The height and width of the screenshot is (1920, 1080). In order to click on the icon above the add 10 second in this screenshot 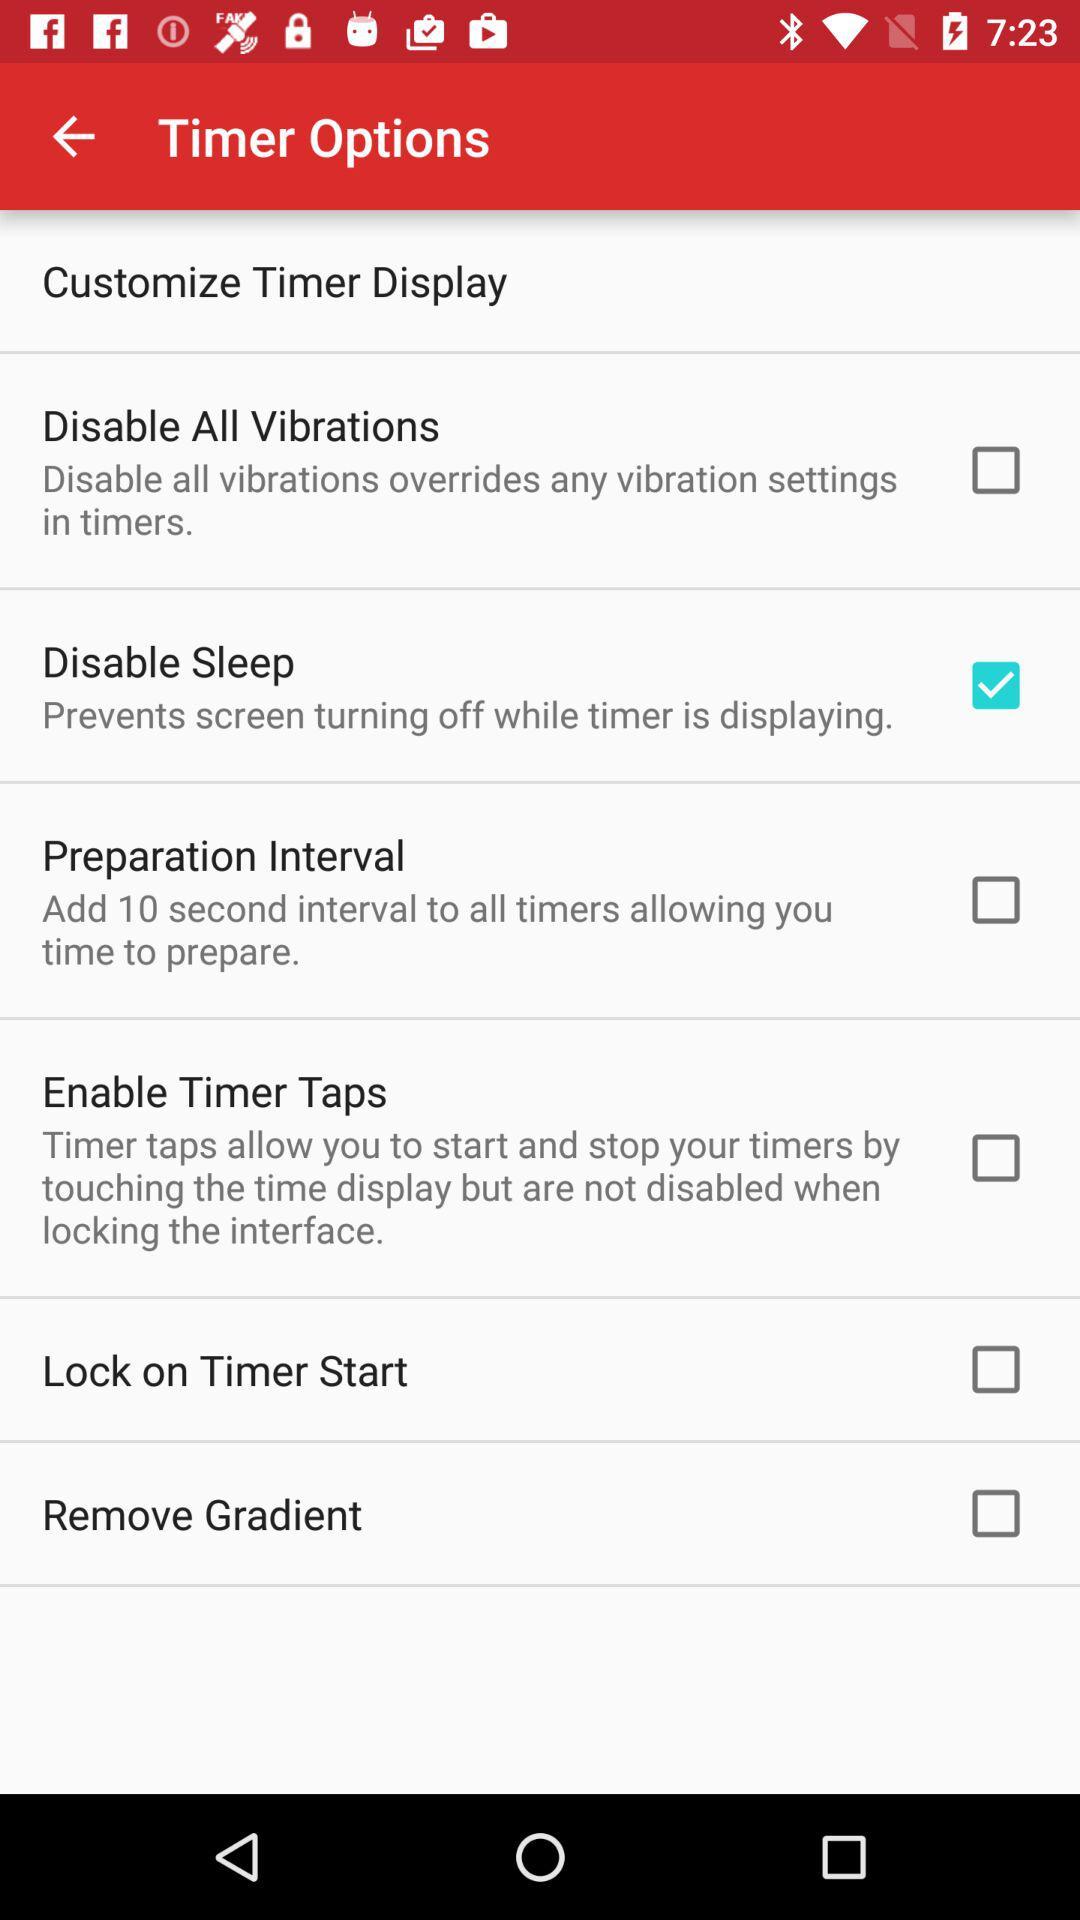, I will do `click(223, 854)`.